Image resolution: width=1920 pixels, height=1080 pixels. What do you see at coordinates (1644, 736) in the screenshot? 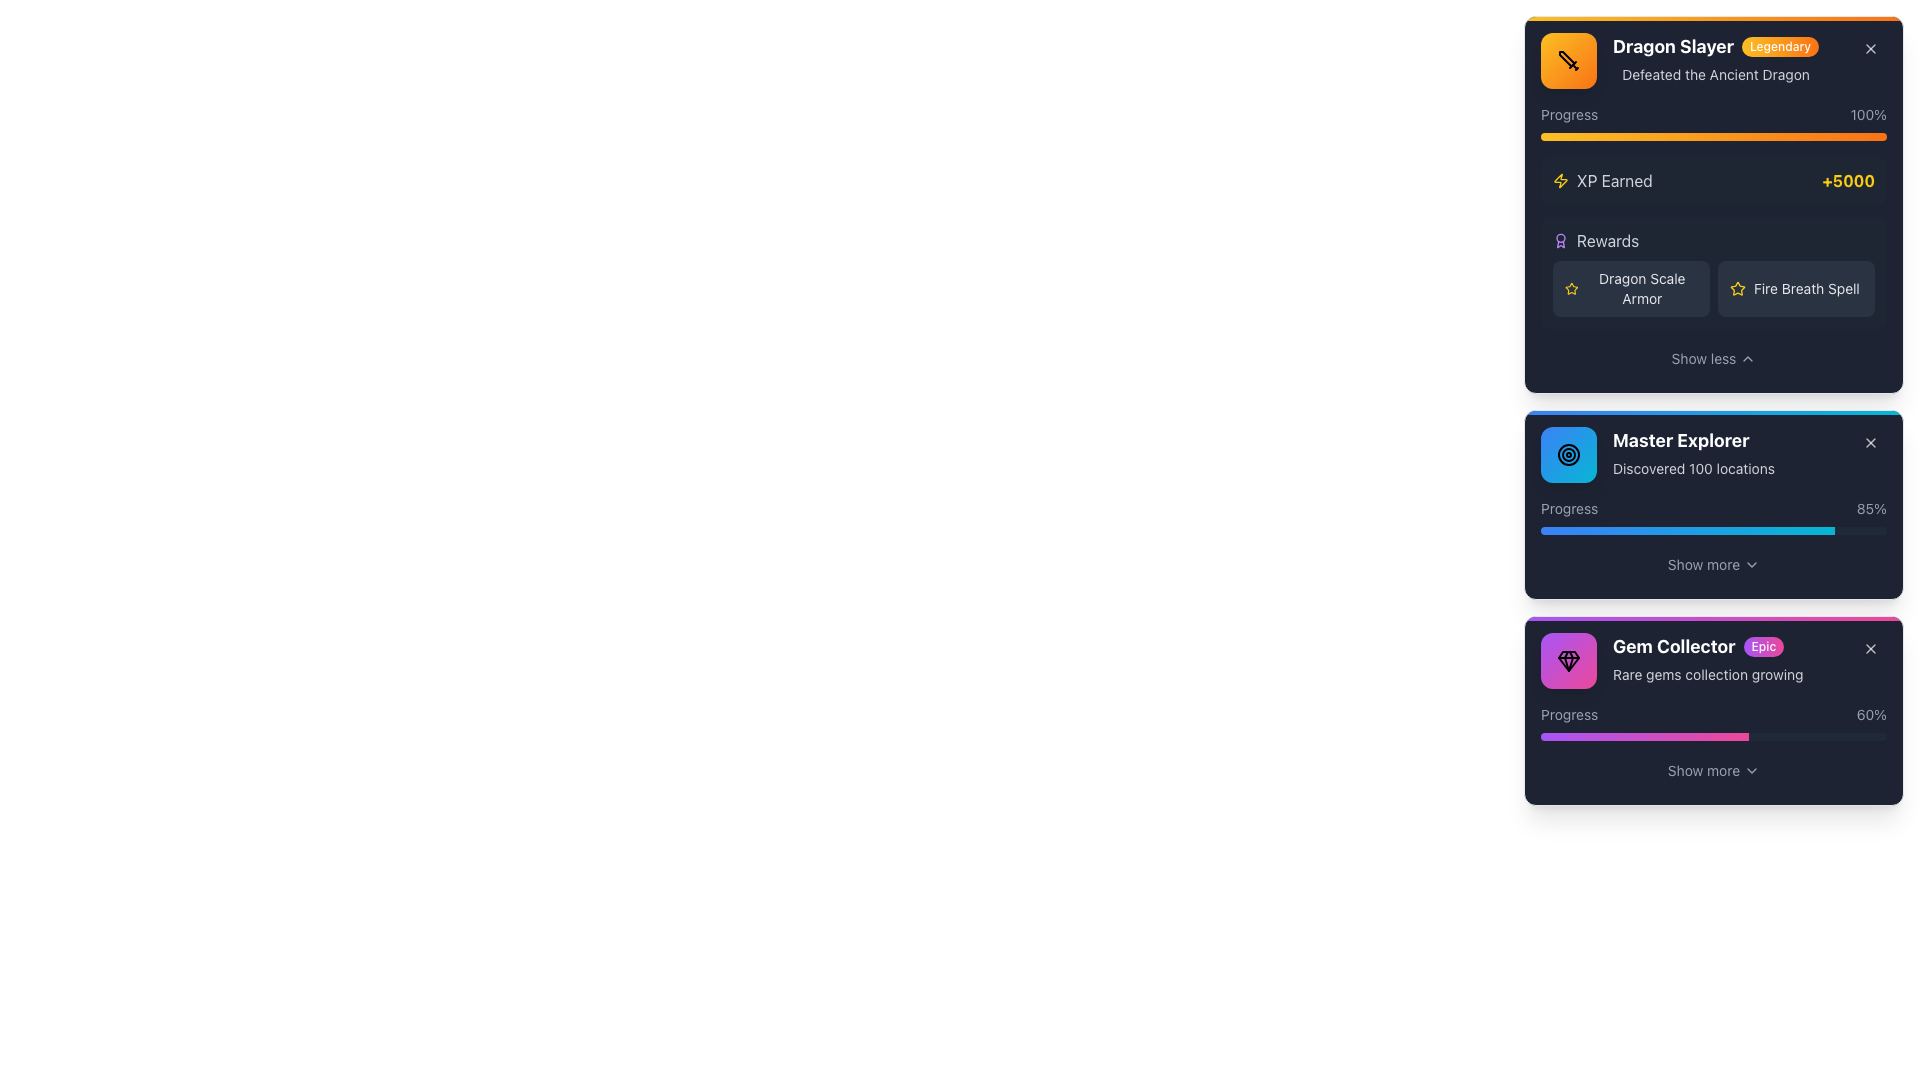
I see `the filled section of the progress bar in the 'Gem Collector' card, located below the 'Progress' label, which is filled with a gradient color from purple to pink` at bounding box center [1644, 736].